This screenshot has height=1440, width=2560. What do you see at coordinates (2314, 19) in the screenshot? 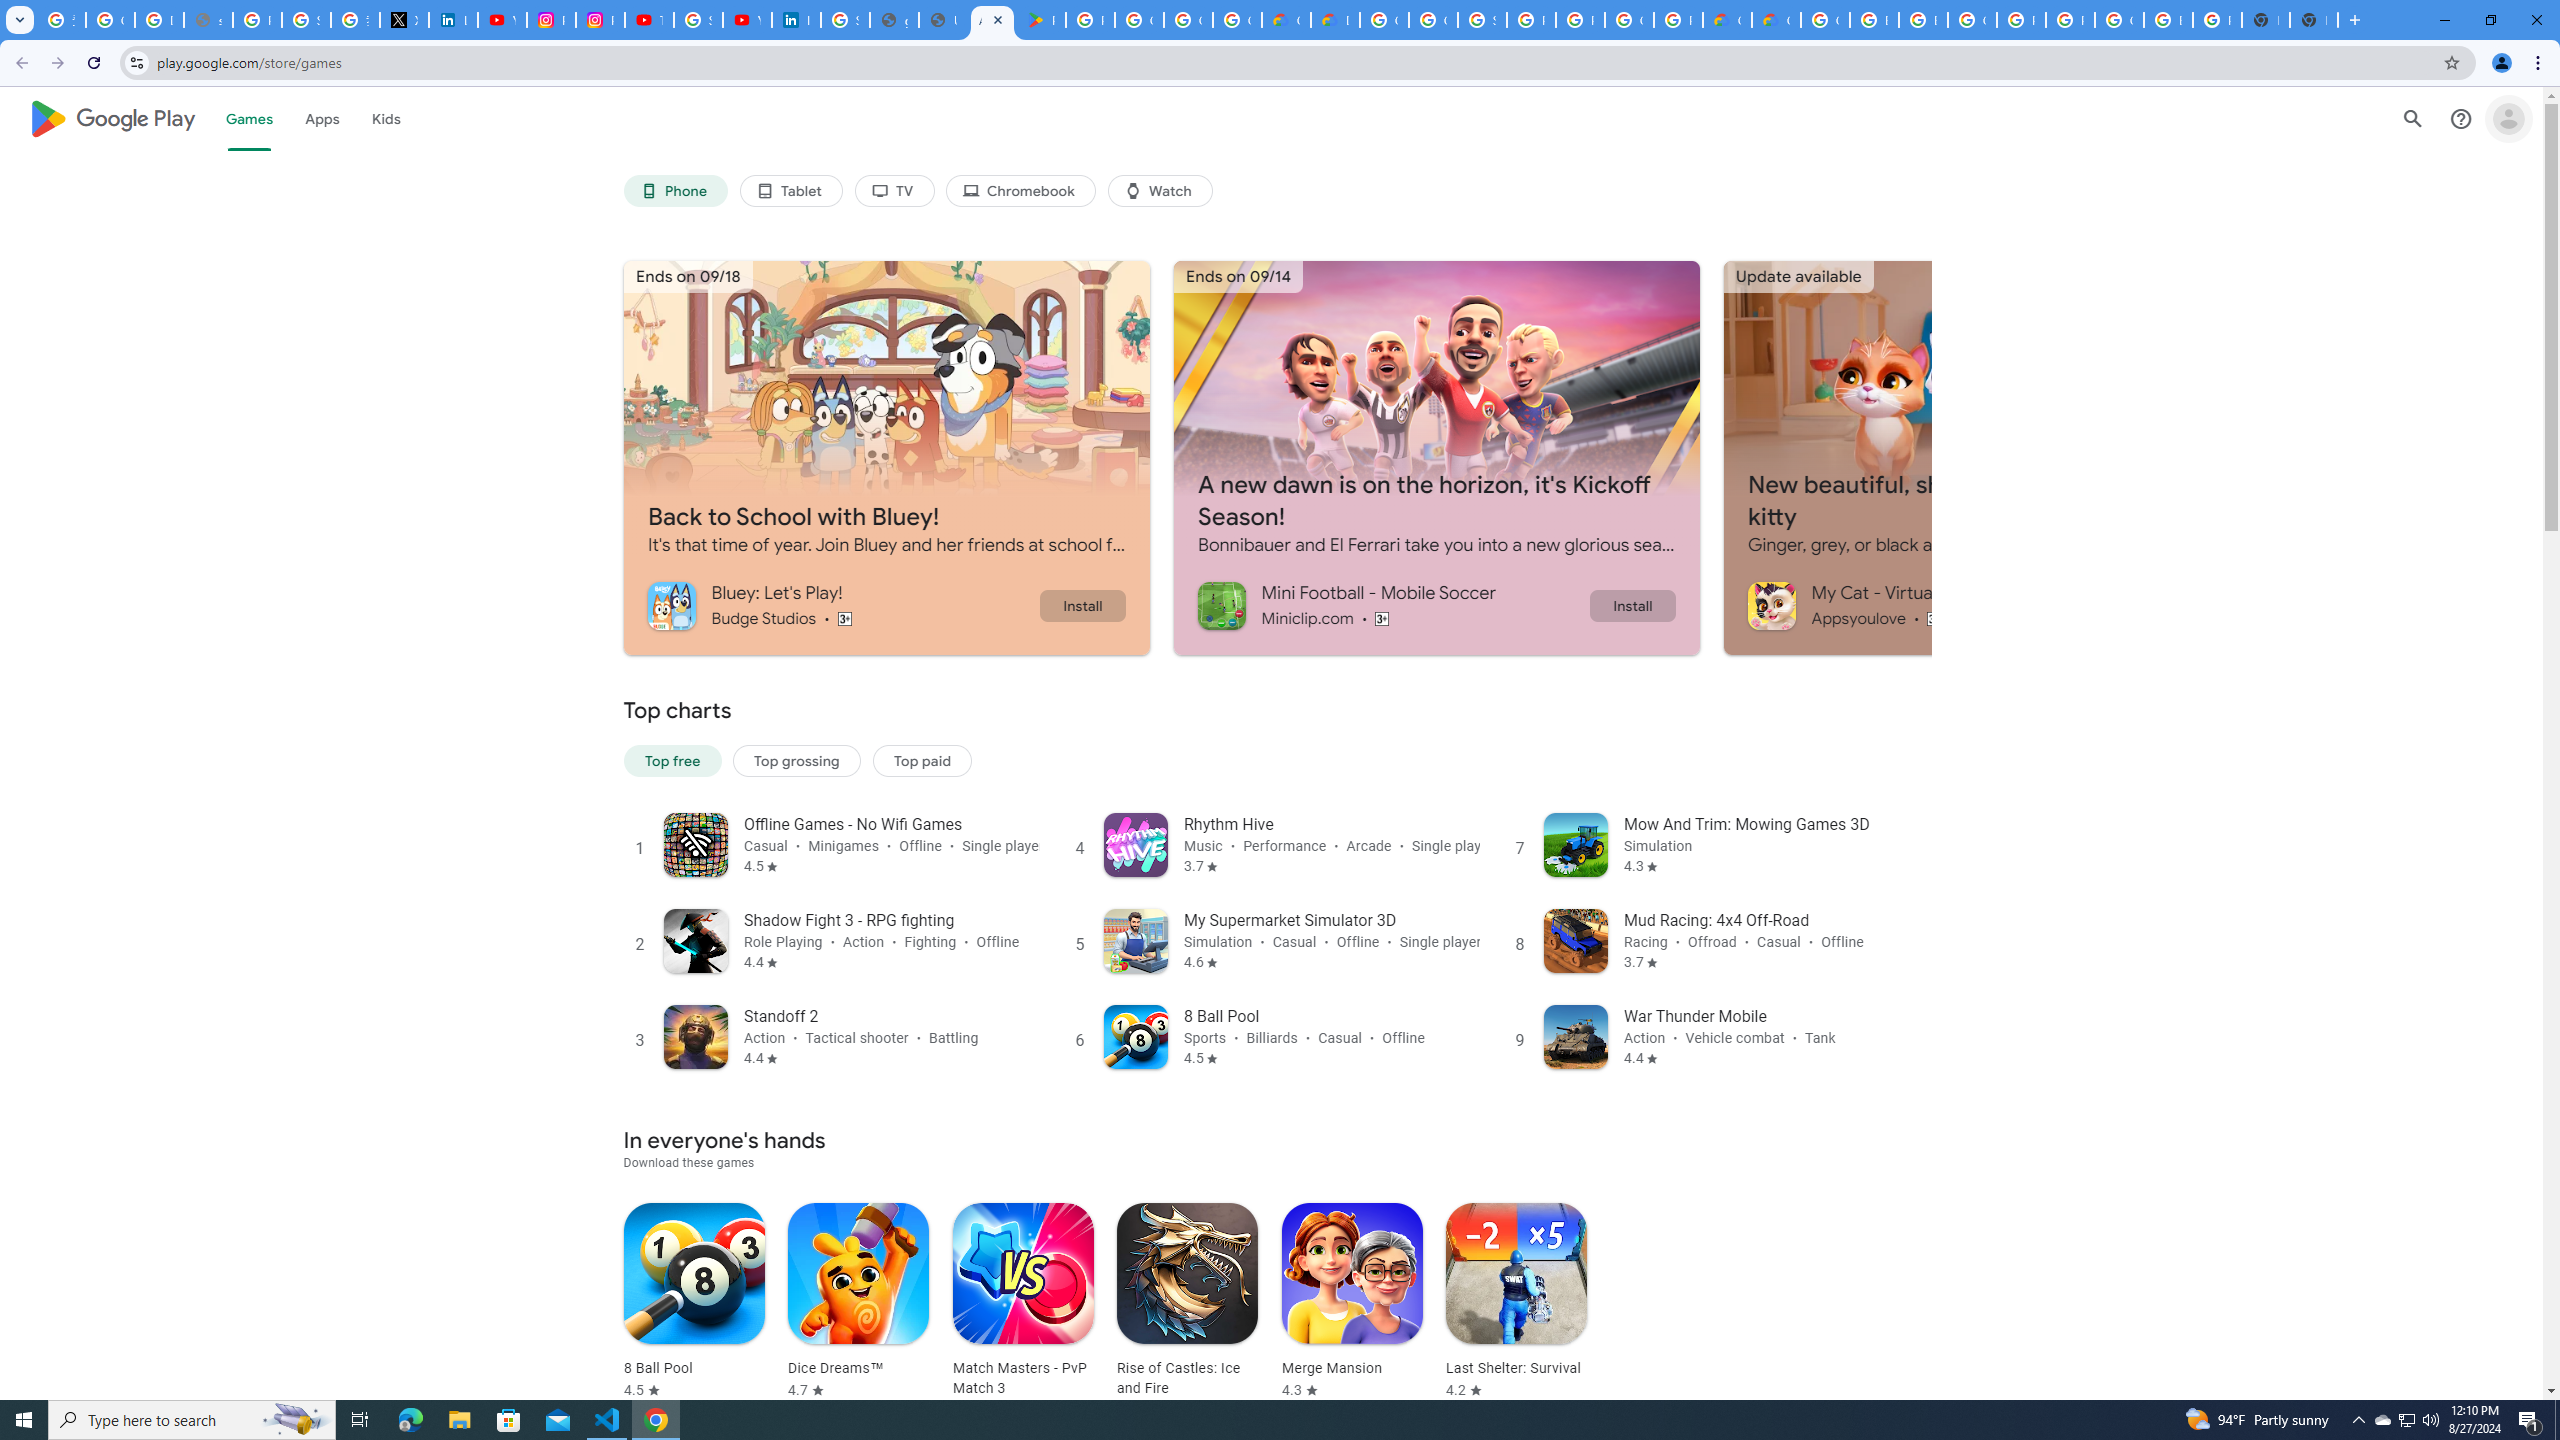
I see `'New Tab'` at bounding box center [2314, 19].